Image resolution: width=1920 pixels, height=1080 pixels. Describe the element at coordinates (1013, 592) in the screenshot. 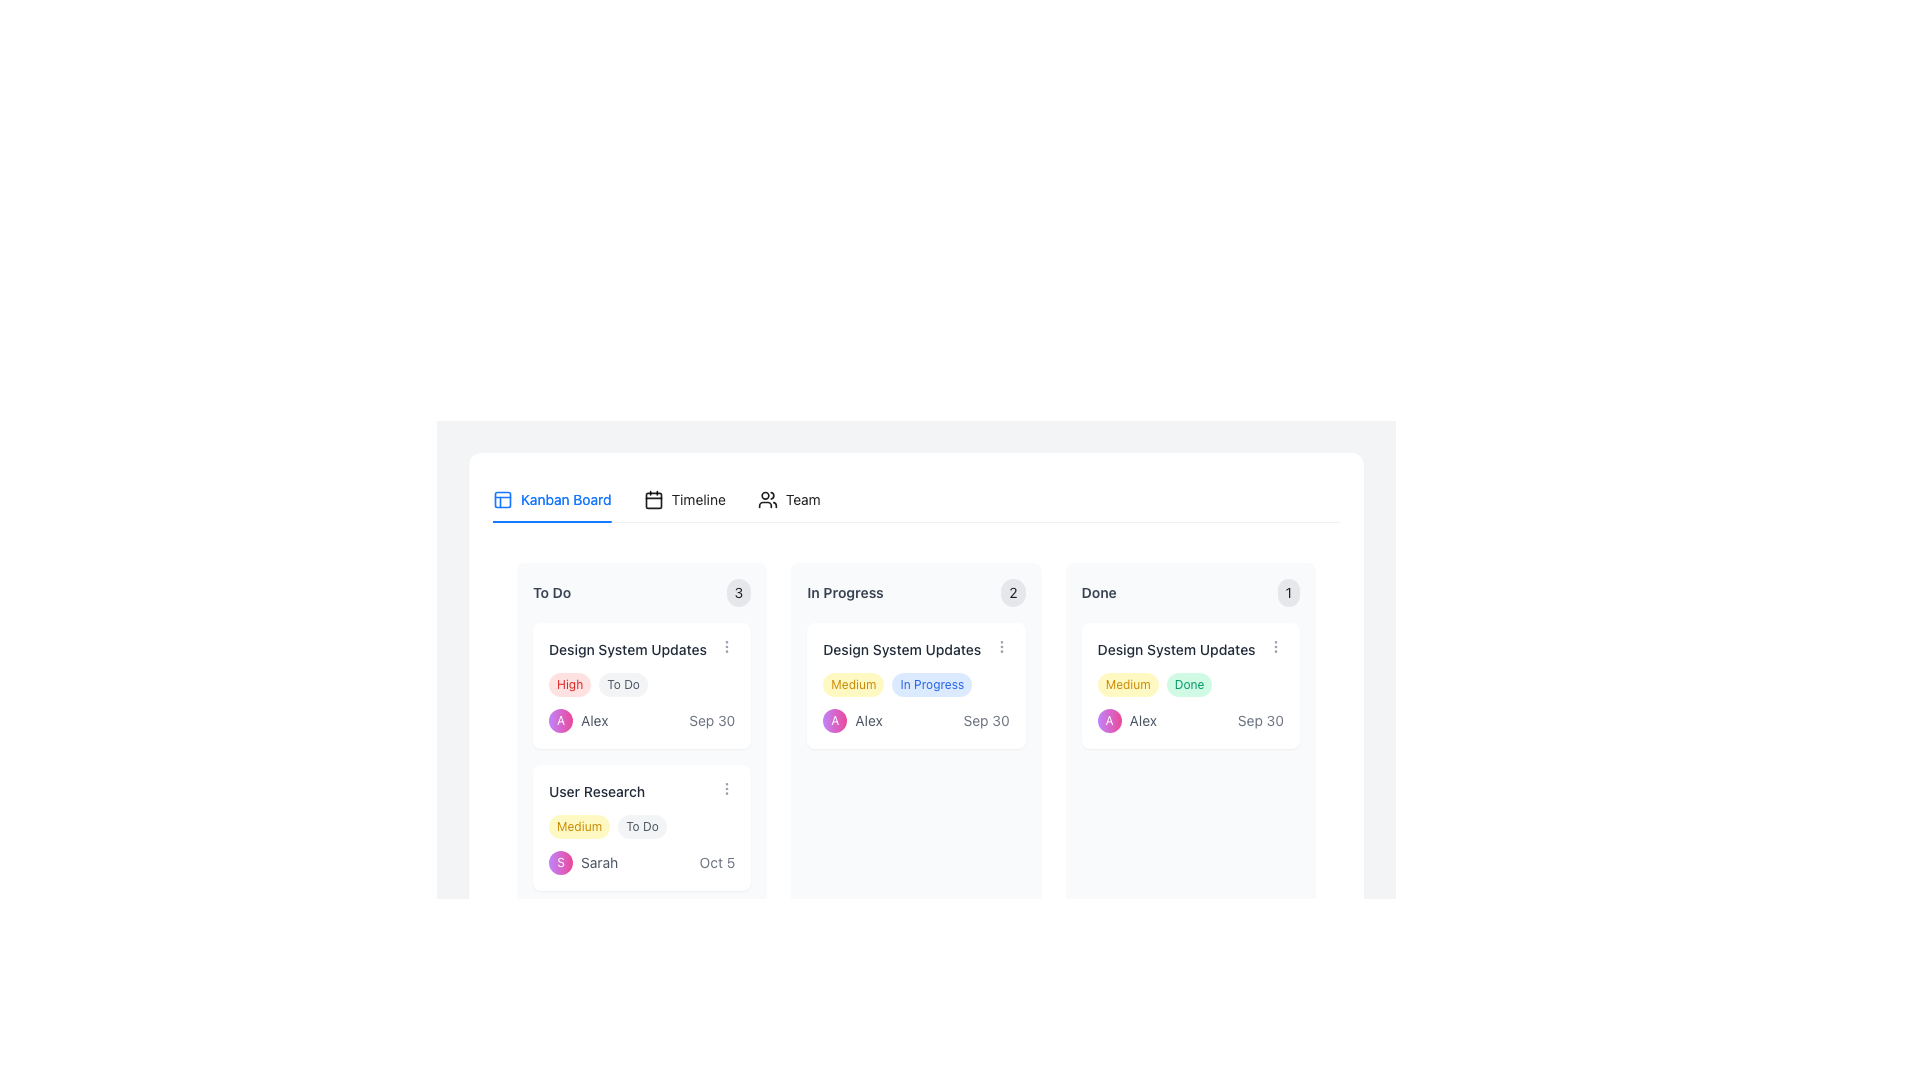

I see `the badge displaying the count of associated items in the 'In Progress' section, located at the top-right corner of the 'In Progress' card header next to the title 'In Progress'` at that location.